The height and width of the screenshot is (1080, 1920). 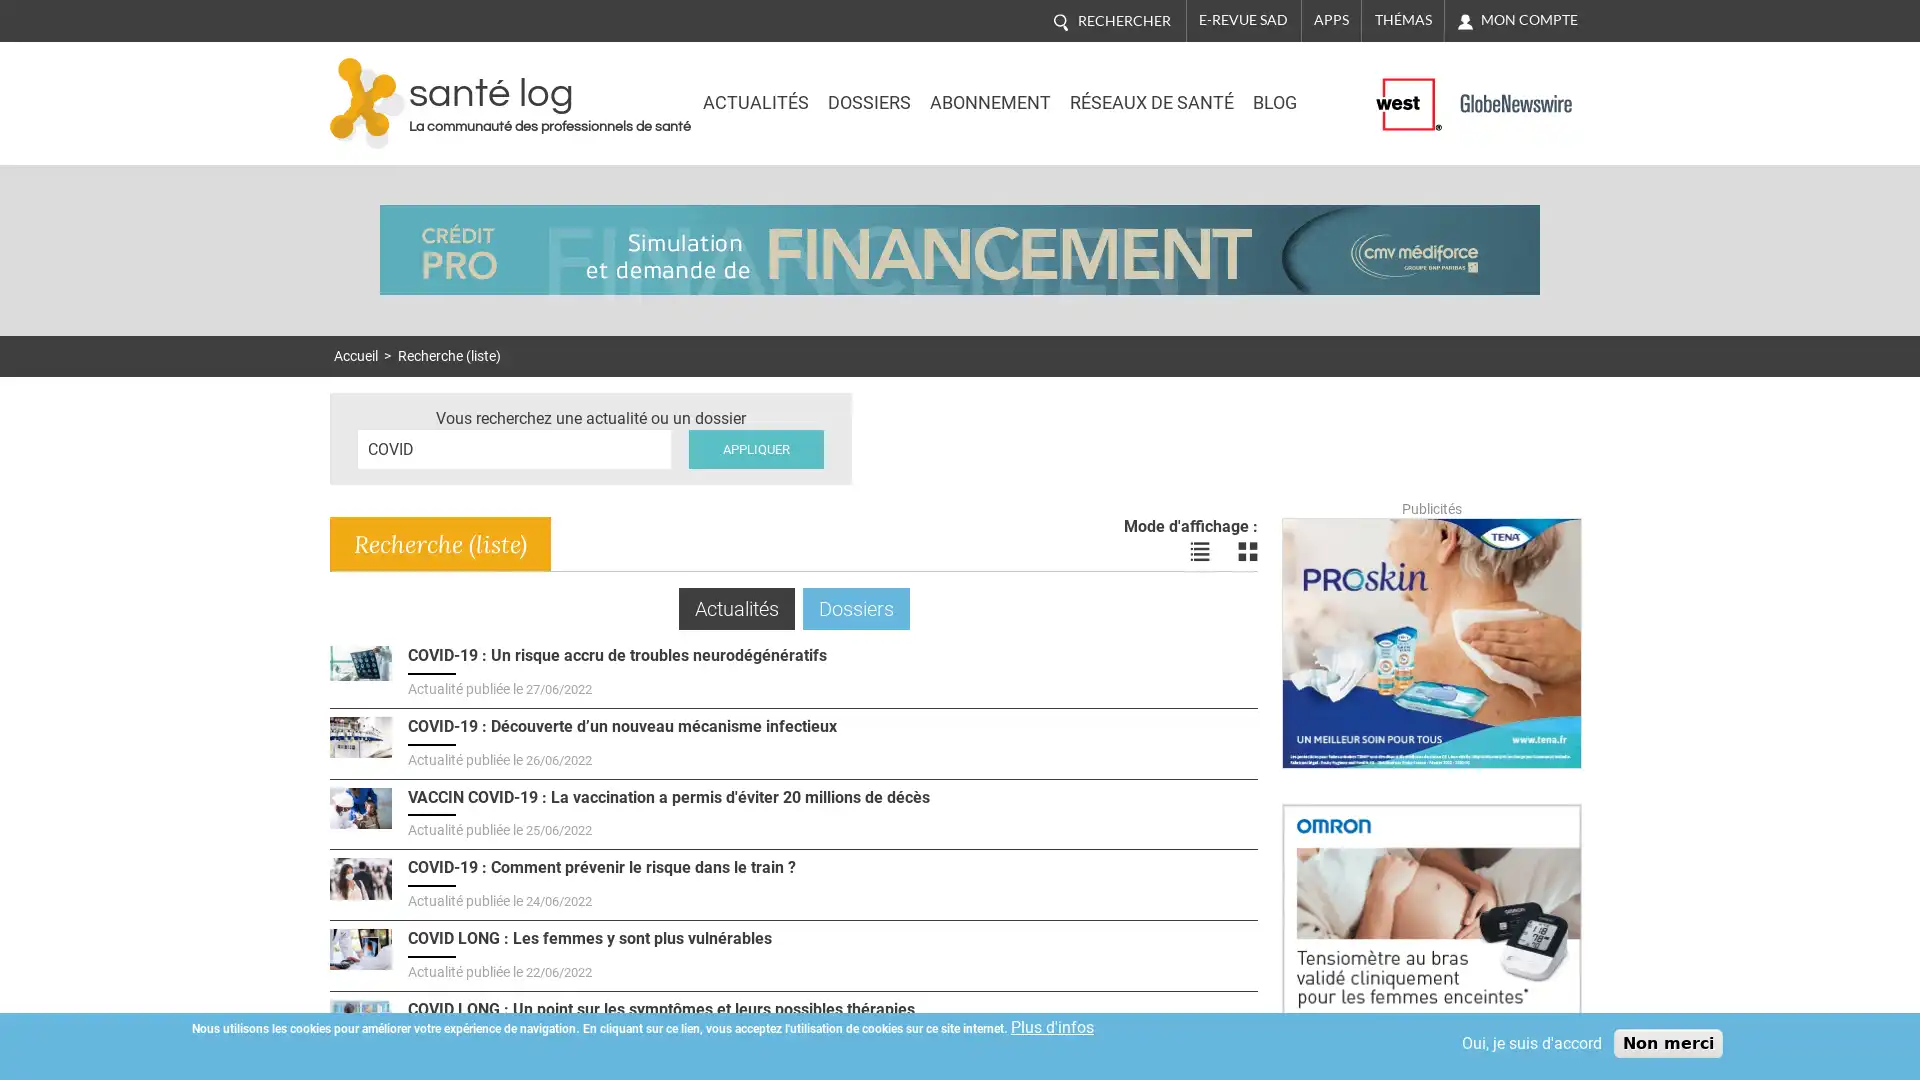 I want to click on Non merci, so click(x=1668, y=1042).